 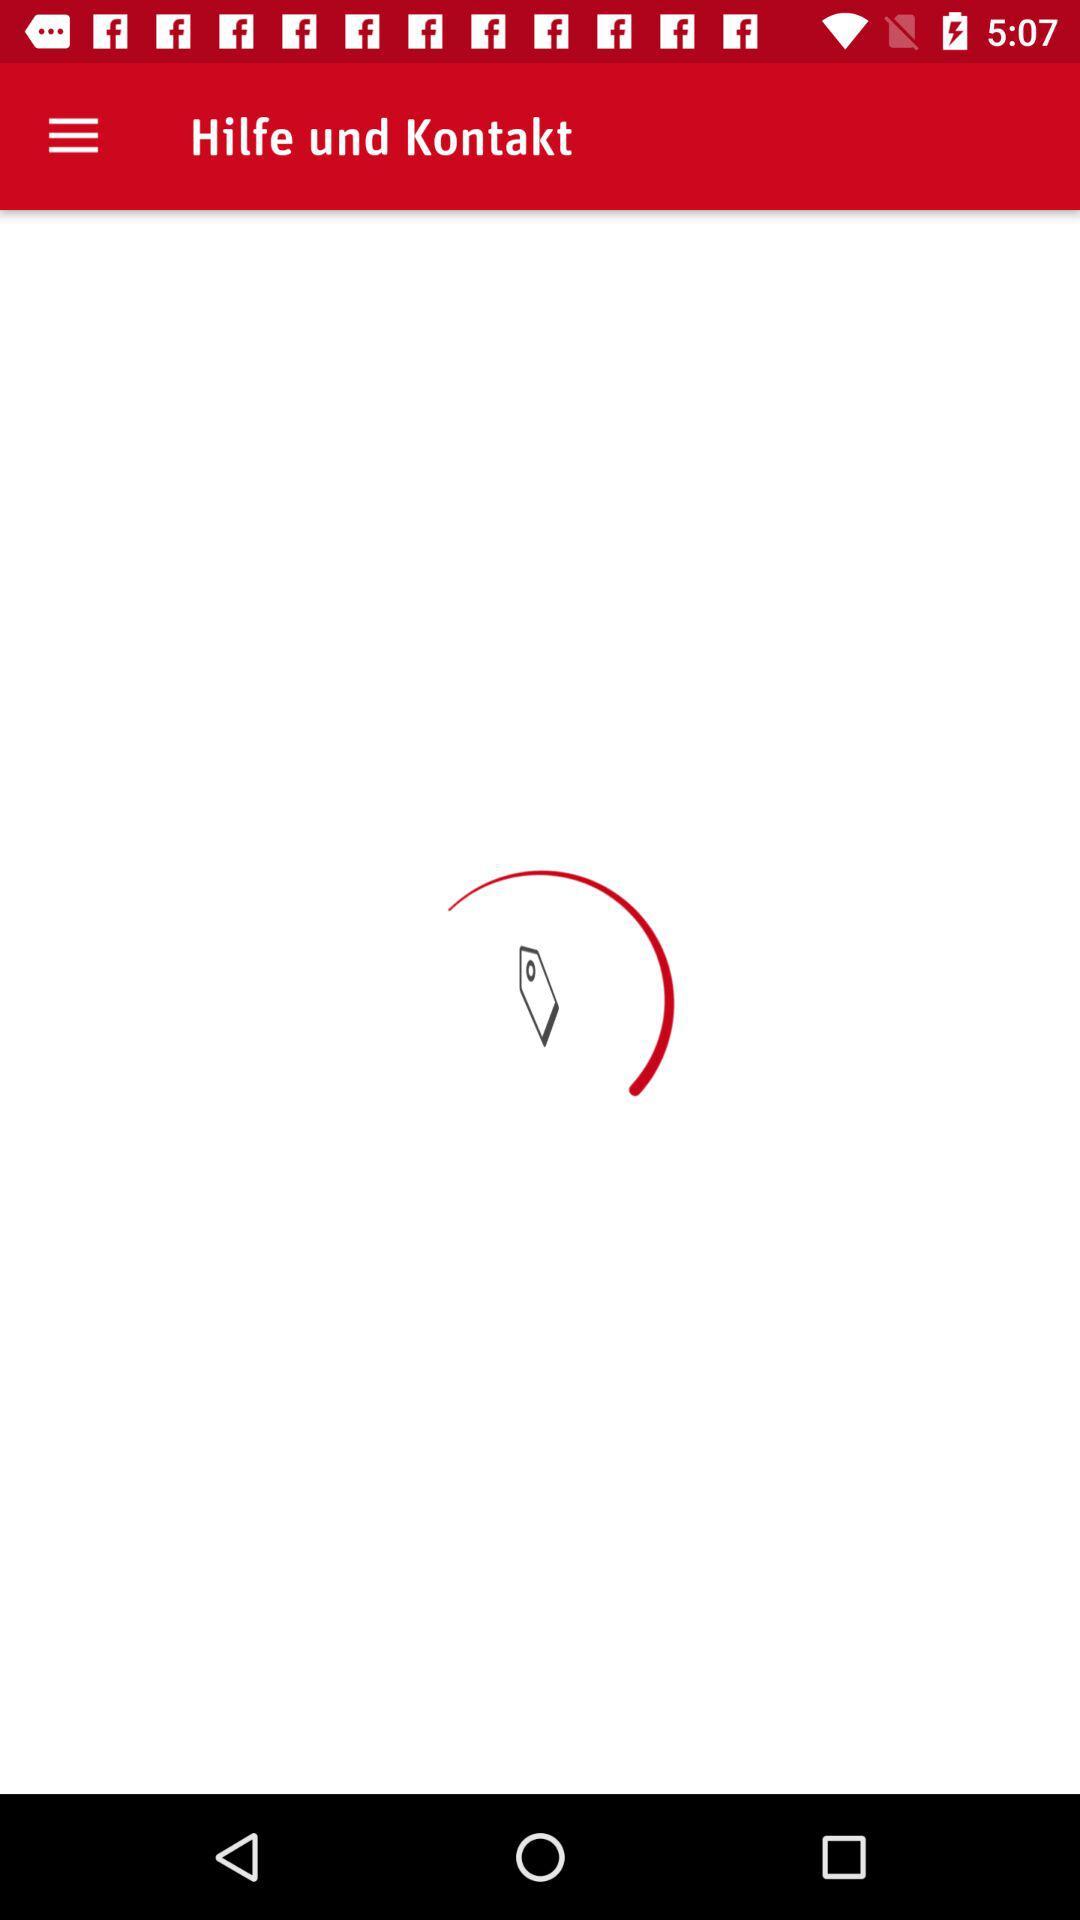 I want to click on the hilfe und kontakt item, so click(x=381, y=135).